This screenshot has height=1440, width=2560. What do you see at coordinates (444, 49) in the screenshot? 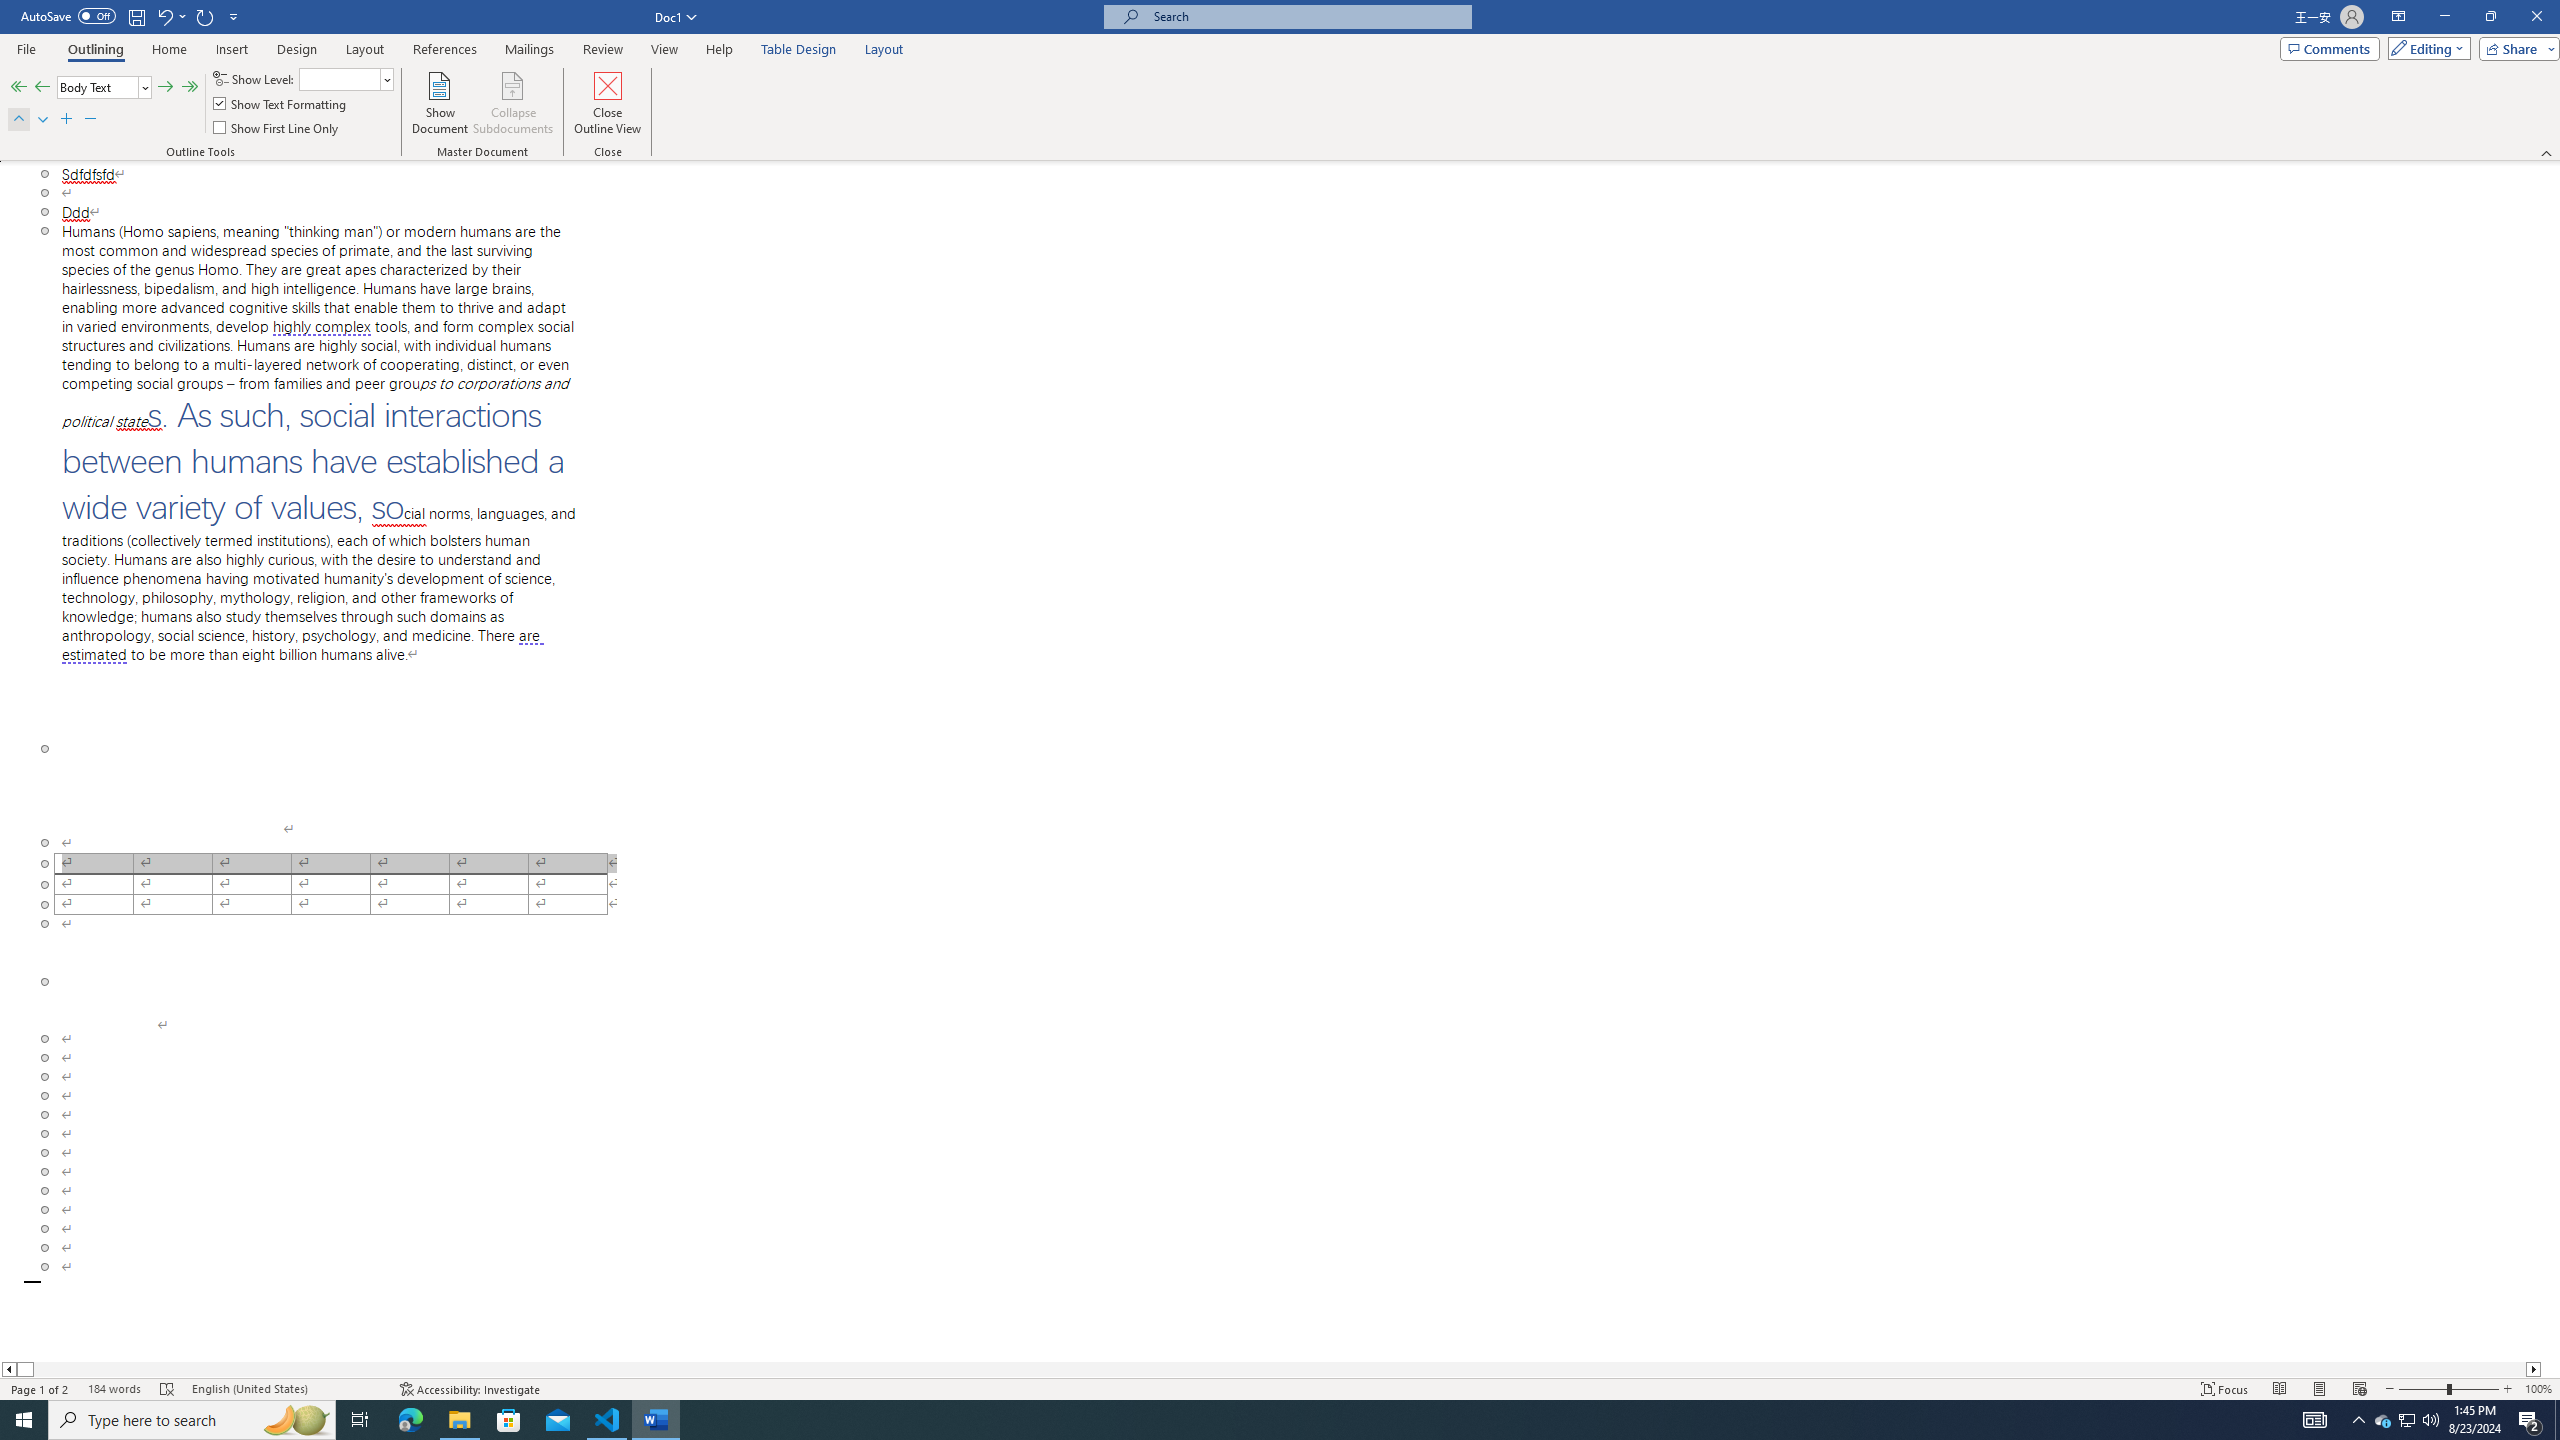
I see `'References'` at bounding box center [444, 49].